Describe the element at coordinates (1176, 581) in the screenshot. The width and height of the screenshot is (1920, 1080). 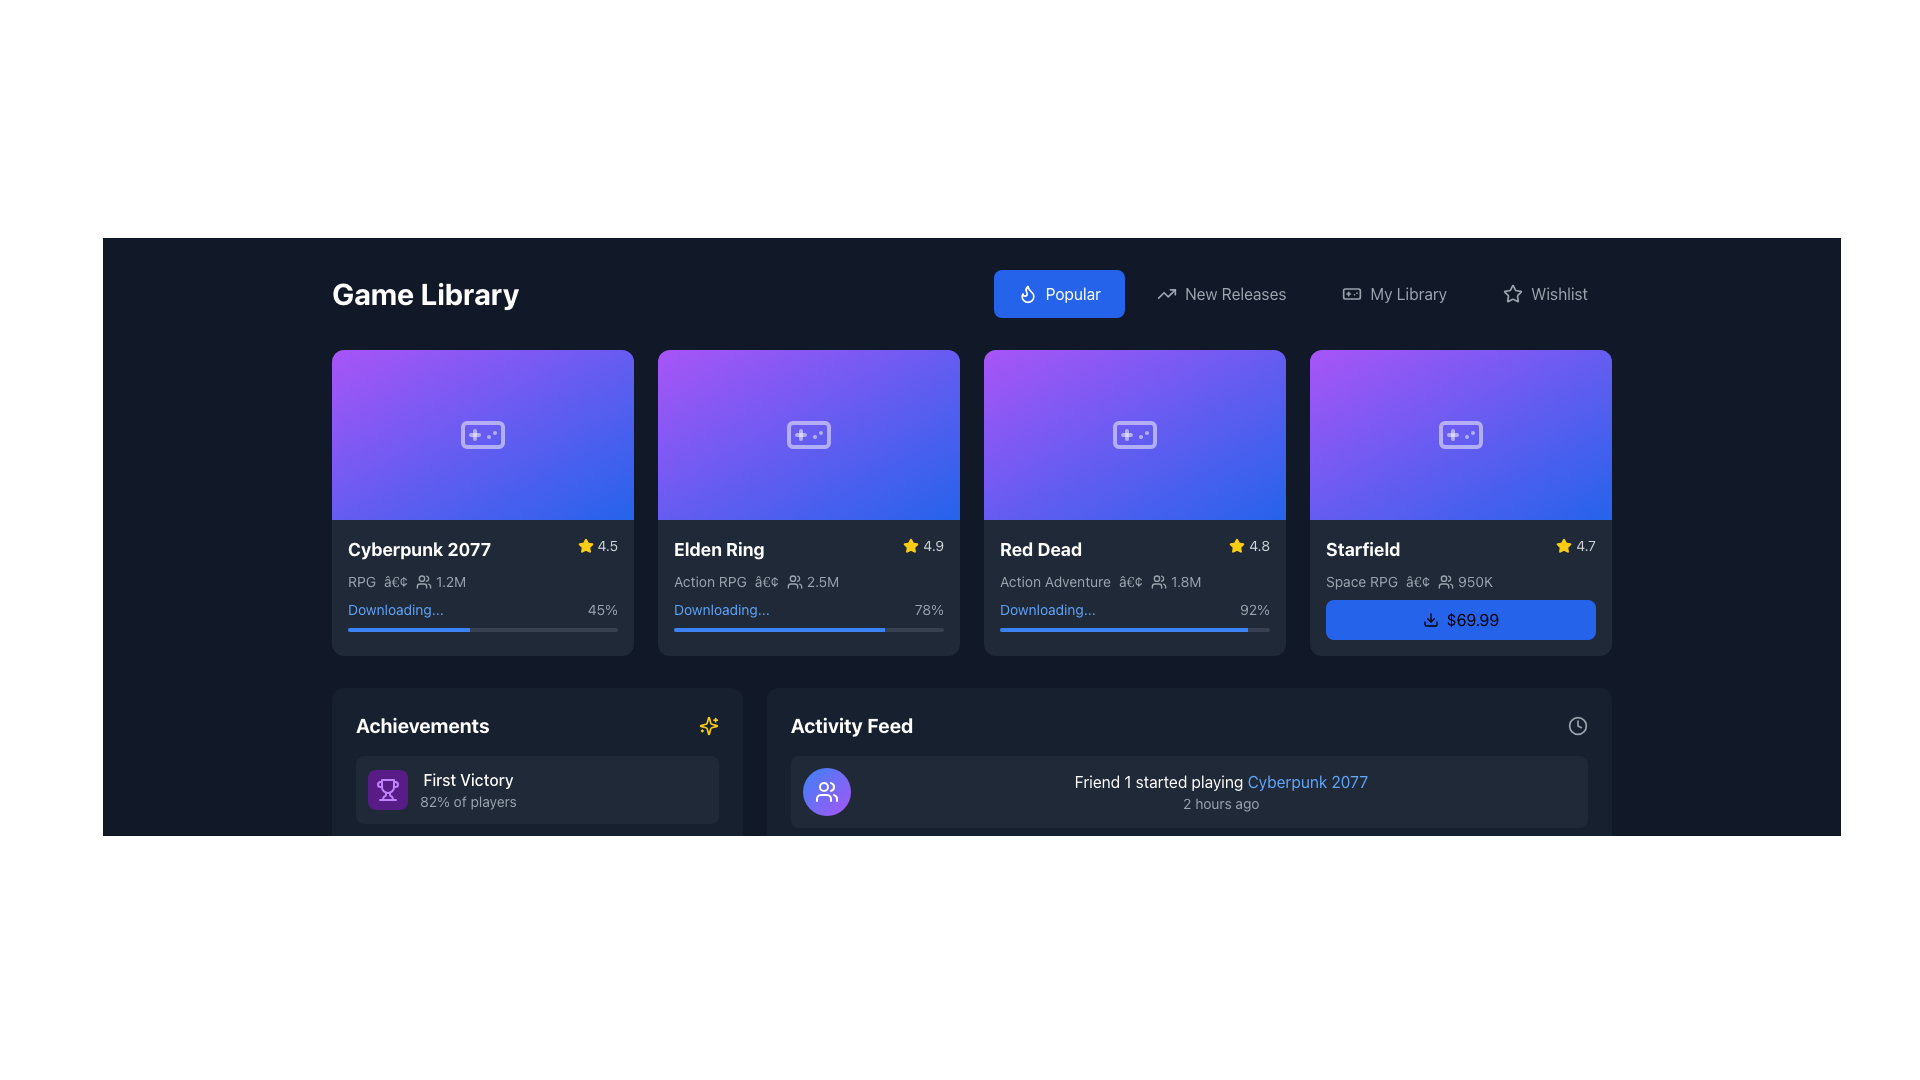
I see `the Text label indicating the number of users or downloads for the game 'Red Dead', located in the third card of the 'Game Library' section, to the right of the user icon` at that location.